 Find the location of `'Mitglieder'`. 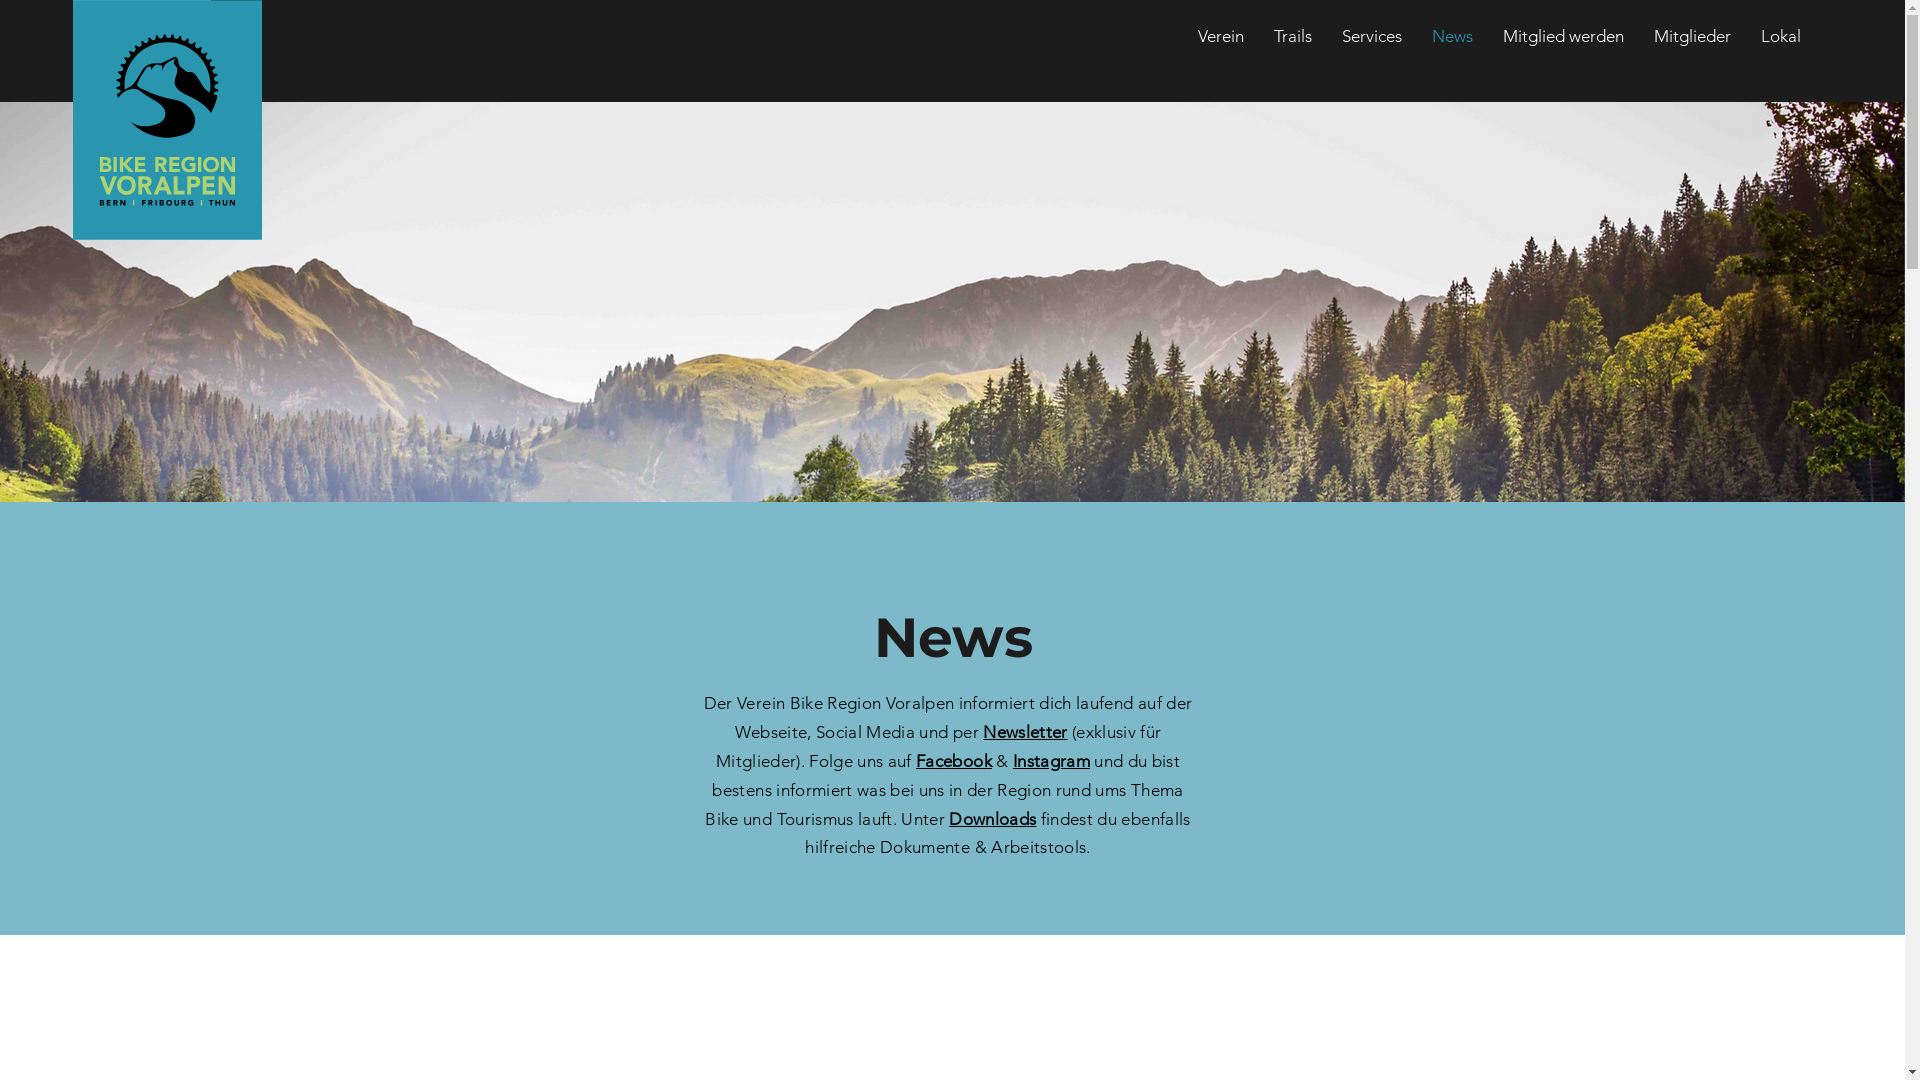

'Mitglieder' is located at coordinates (1638, 49).